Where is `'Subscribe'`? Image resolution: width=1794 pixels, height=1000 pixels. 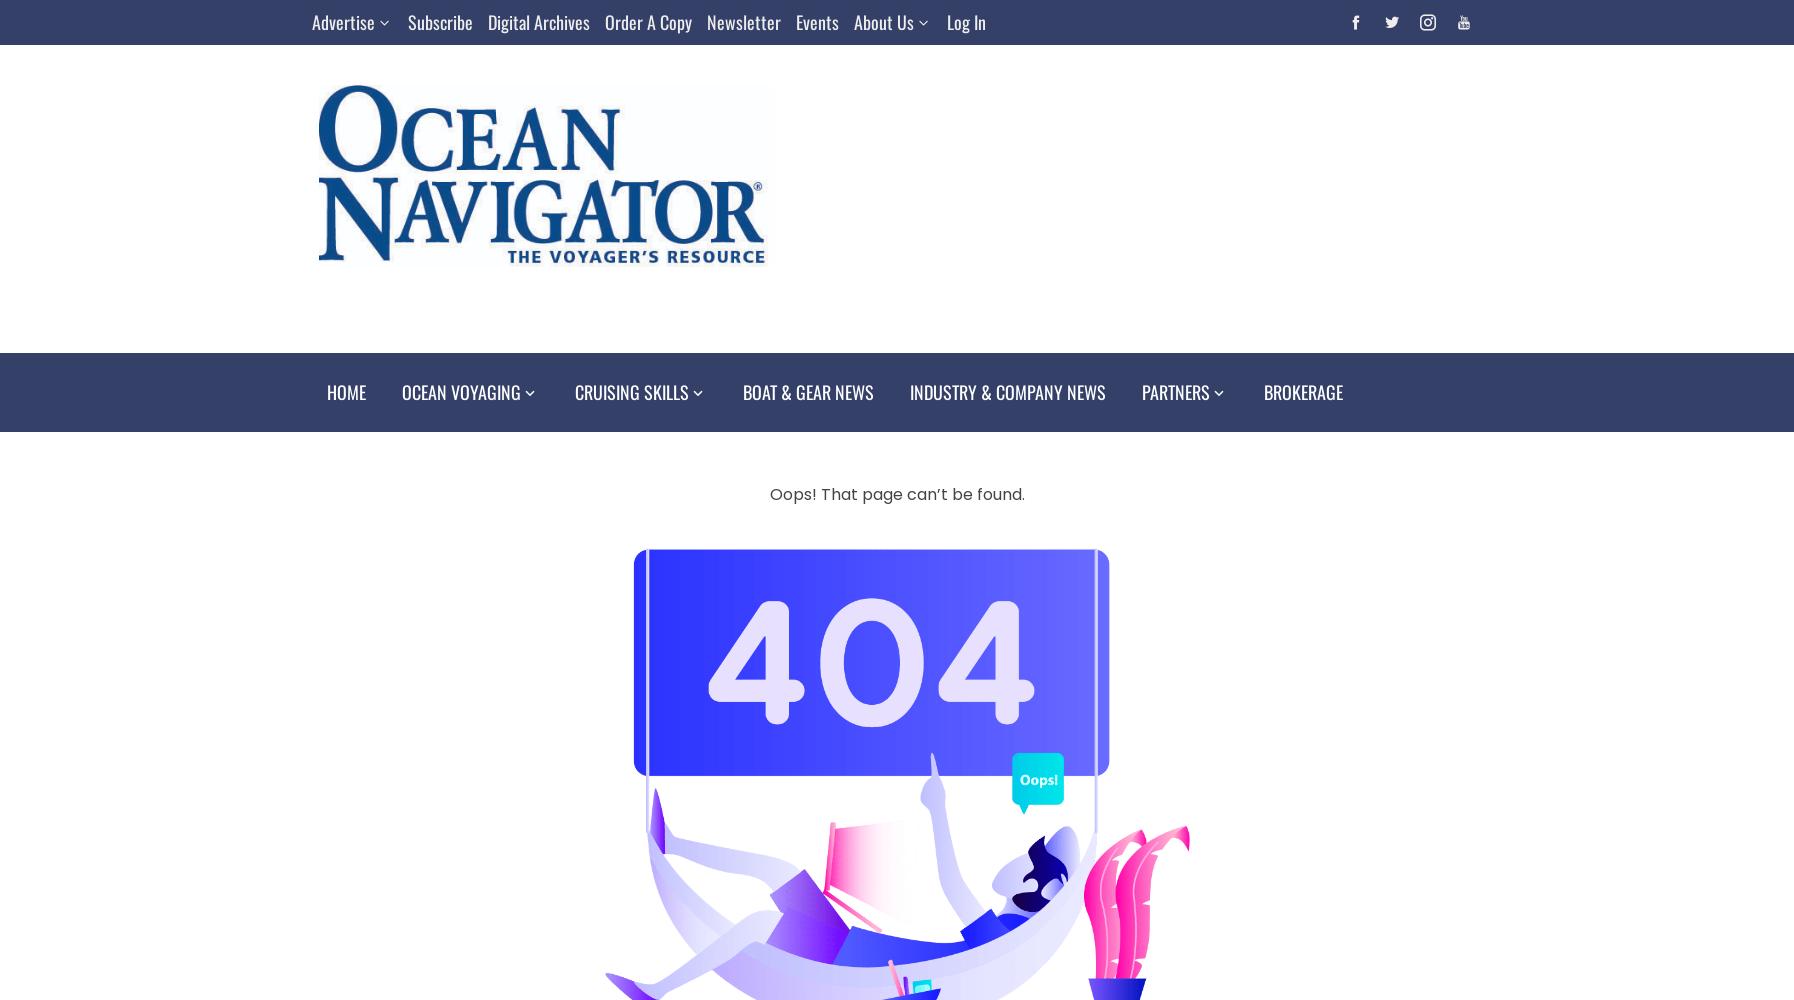 'Subscribe' is located at coordinates (439, 22).